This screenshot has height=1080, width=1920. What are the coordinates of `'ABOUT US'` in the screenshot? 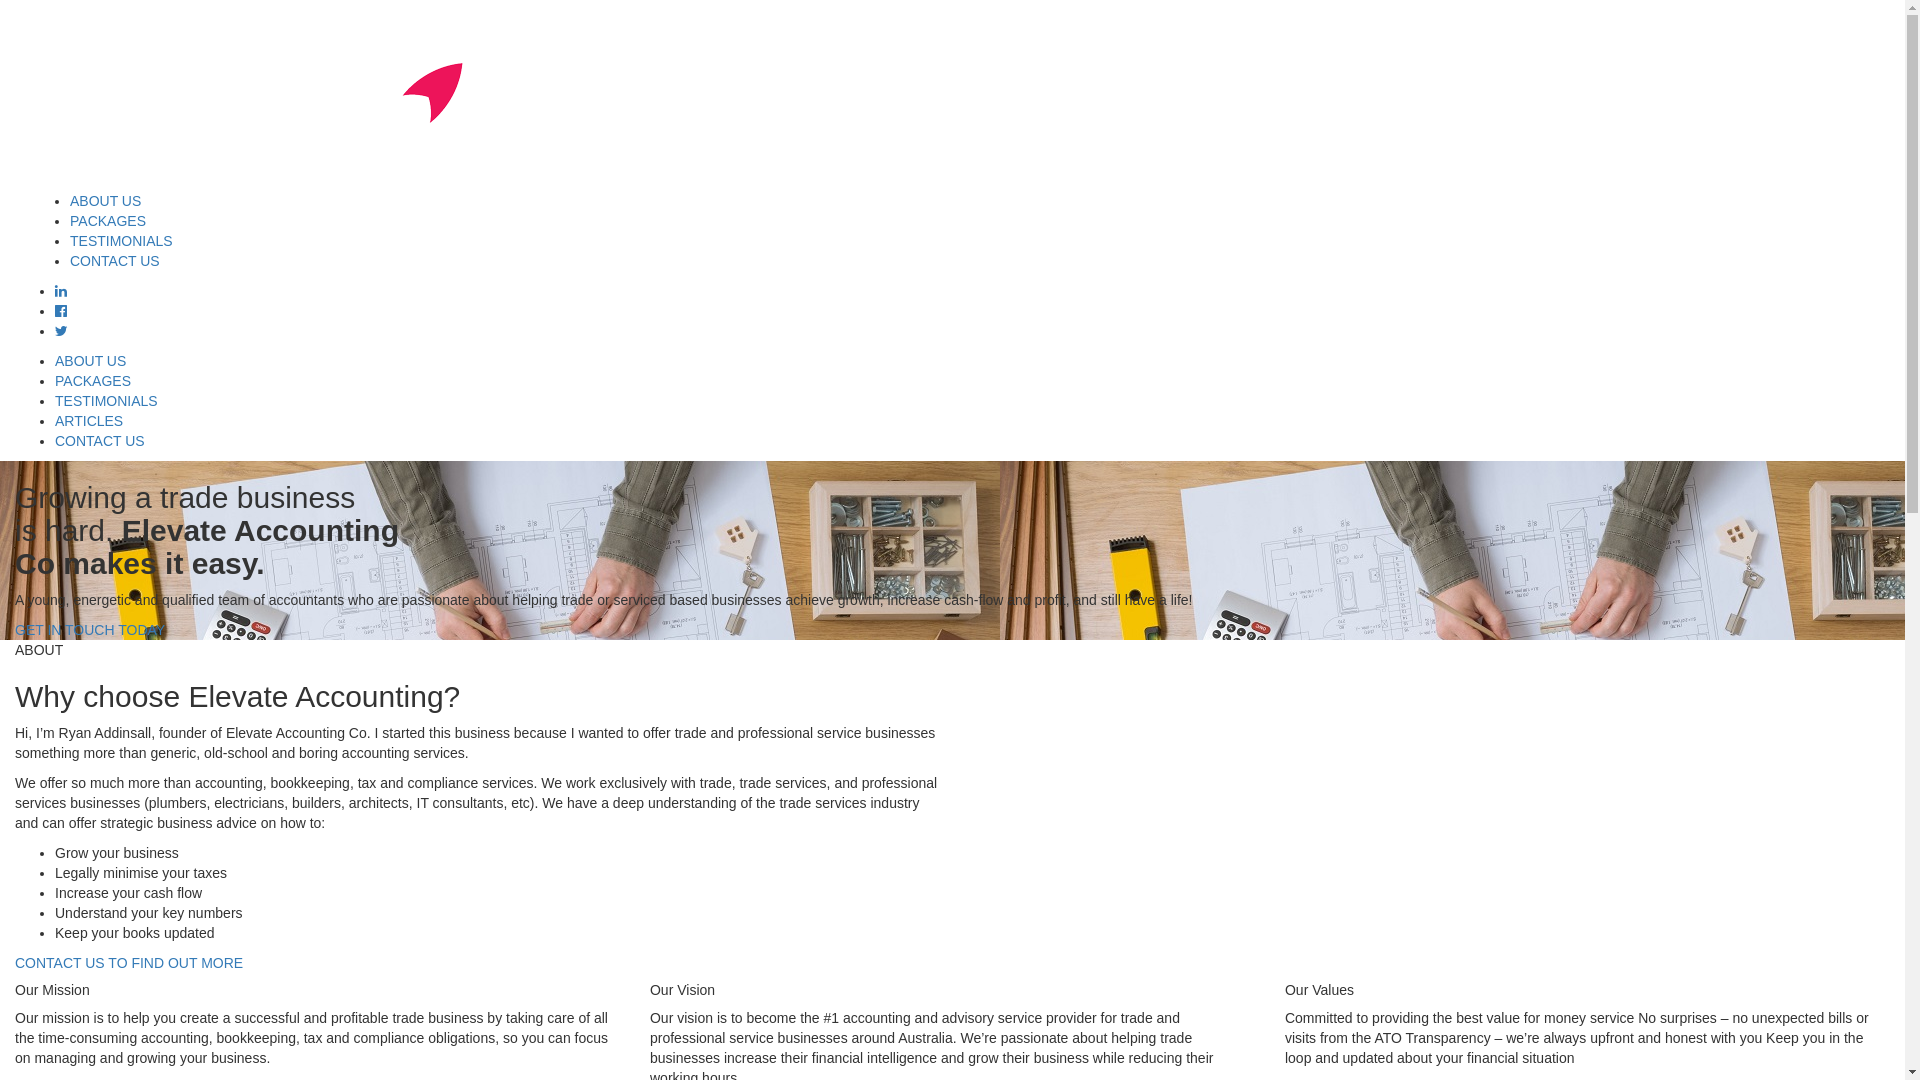 It's located at (54, 361).